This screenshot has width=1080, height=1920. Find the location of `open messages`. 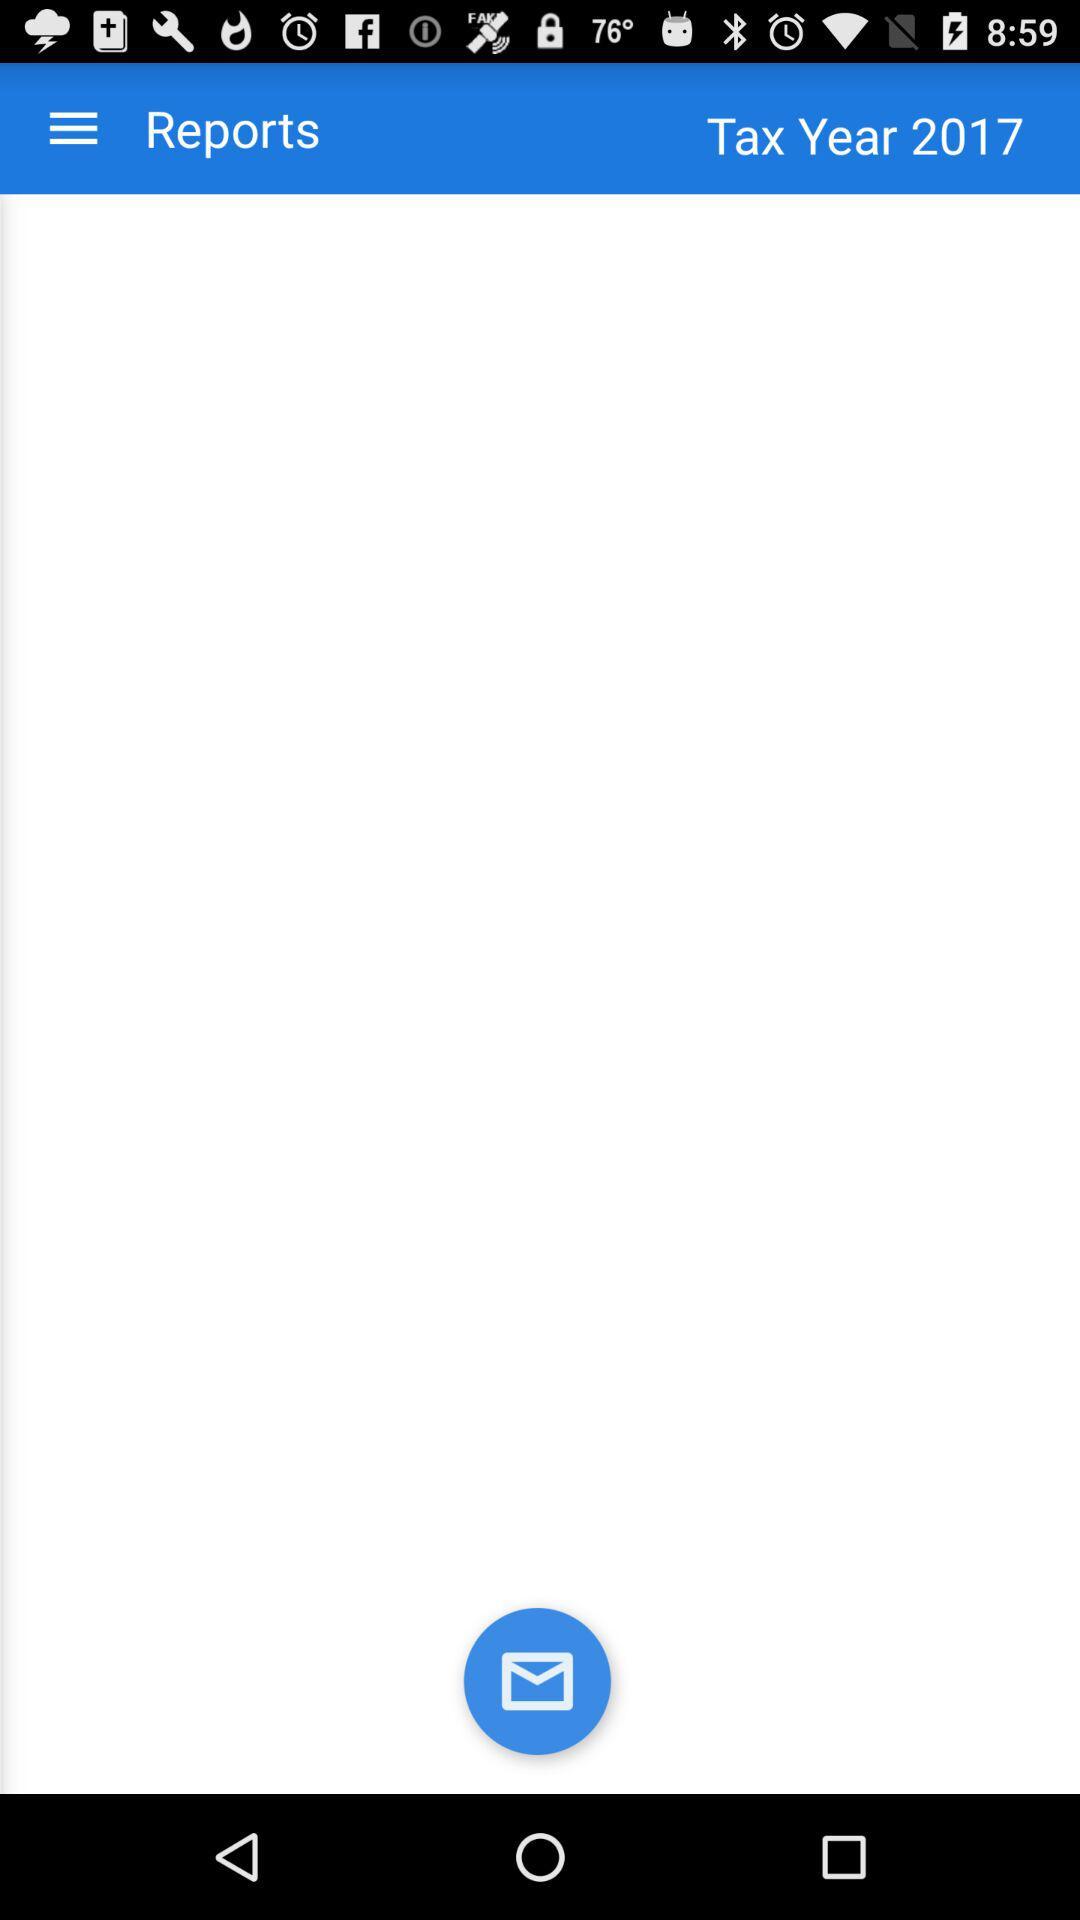

open messages is located at coordinates (540, 1684).